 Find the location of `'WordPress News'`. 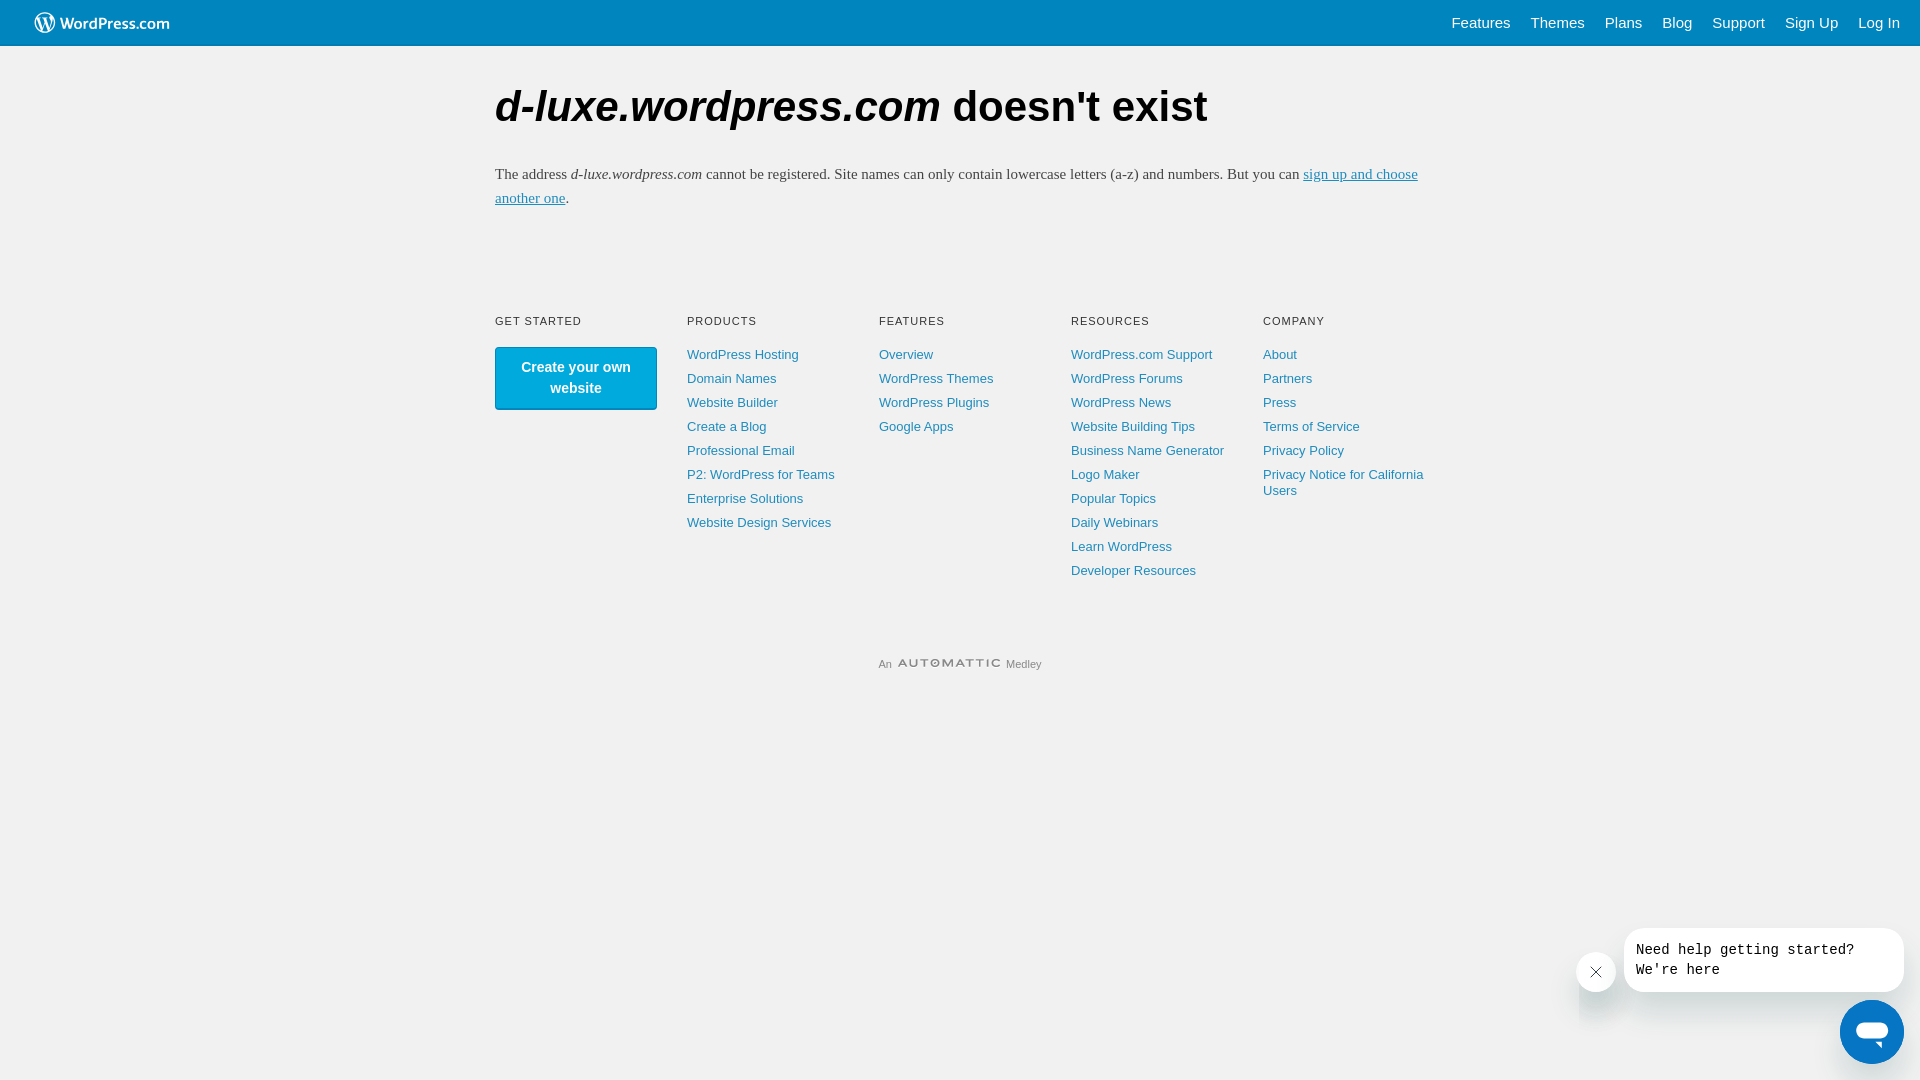

'WordPress News' is located at coordinates (1069, 402).